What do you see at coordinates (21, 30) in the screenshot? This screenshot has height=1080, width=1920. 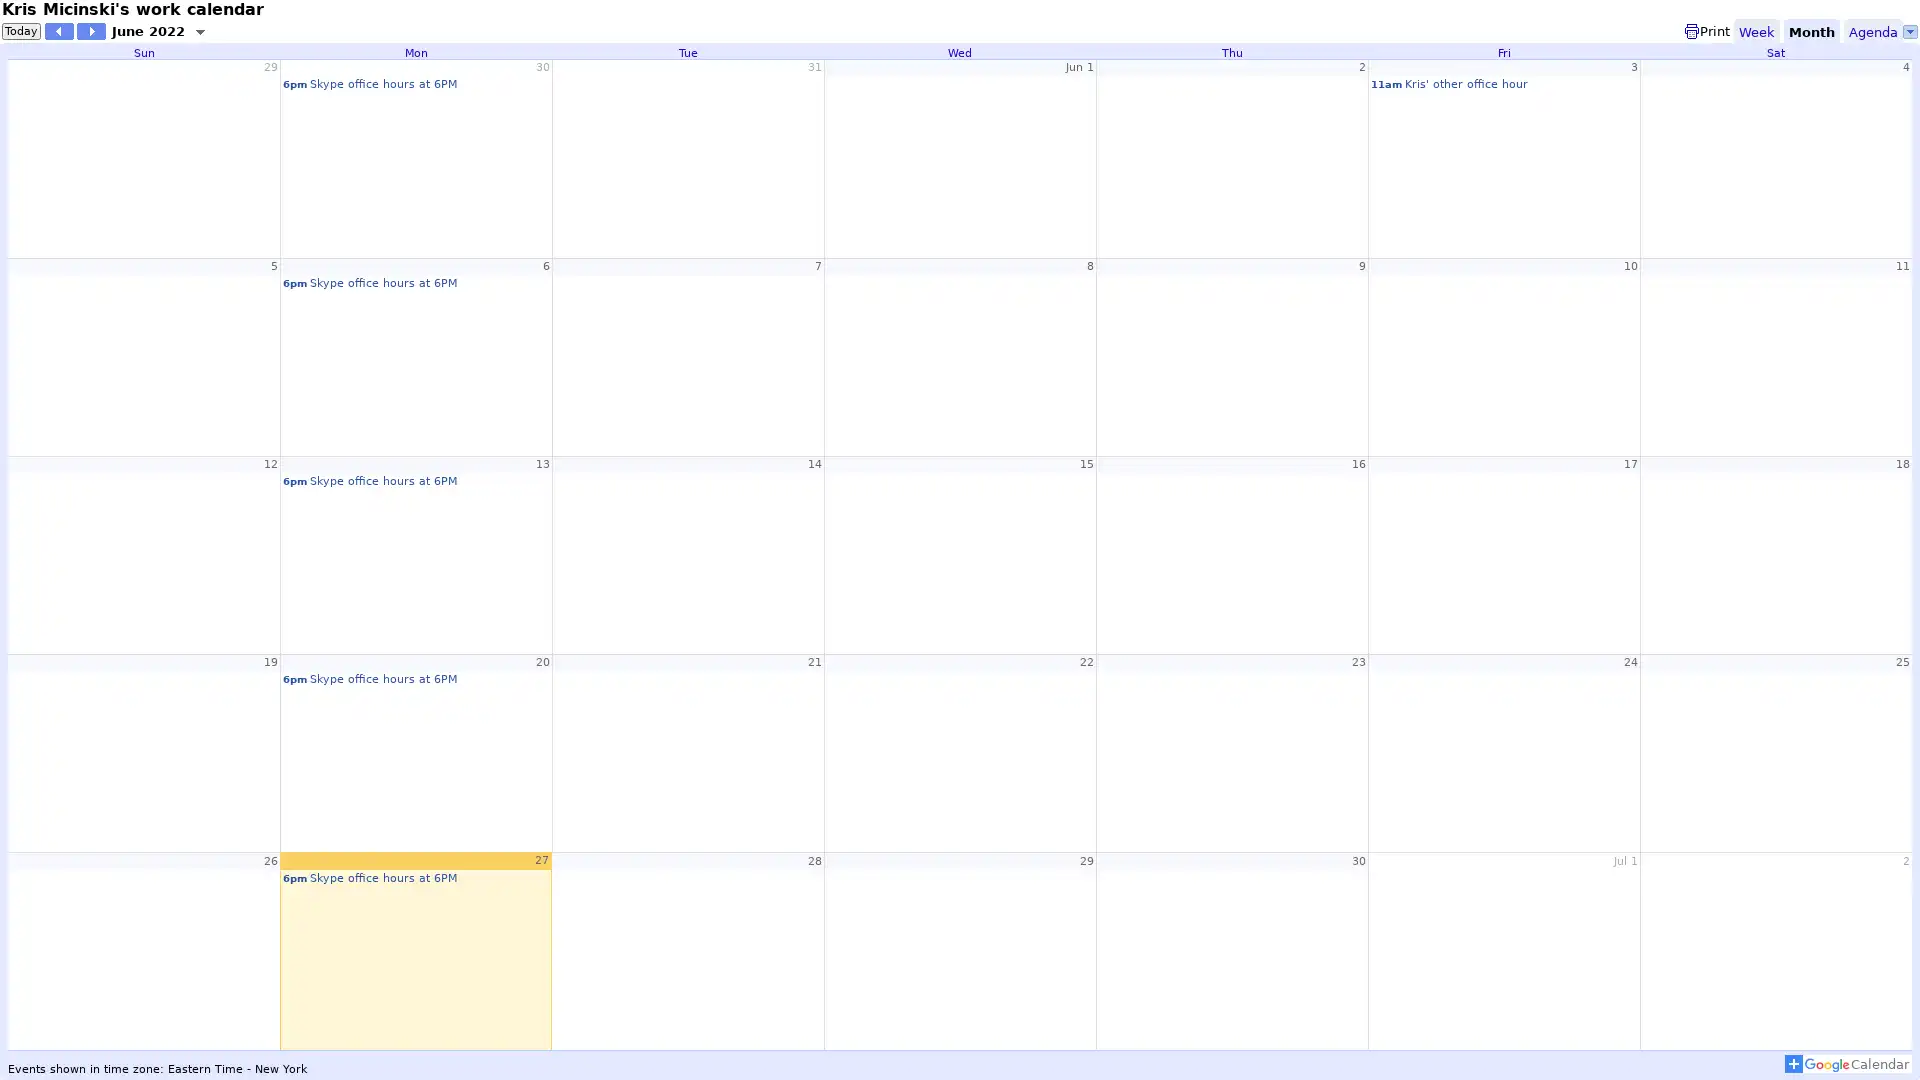 I see `Today` at bounding box center [21, 30].